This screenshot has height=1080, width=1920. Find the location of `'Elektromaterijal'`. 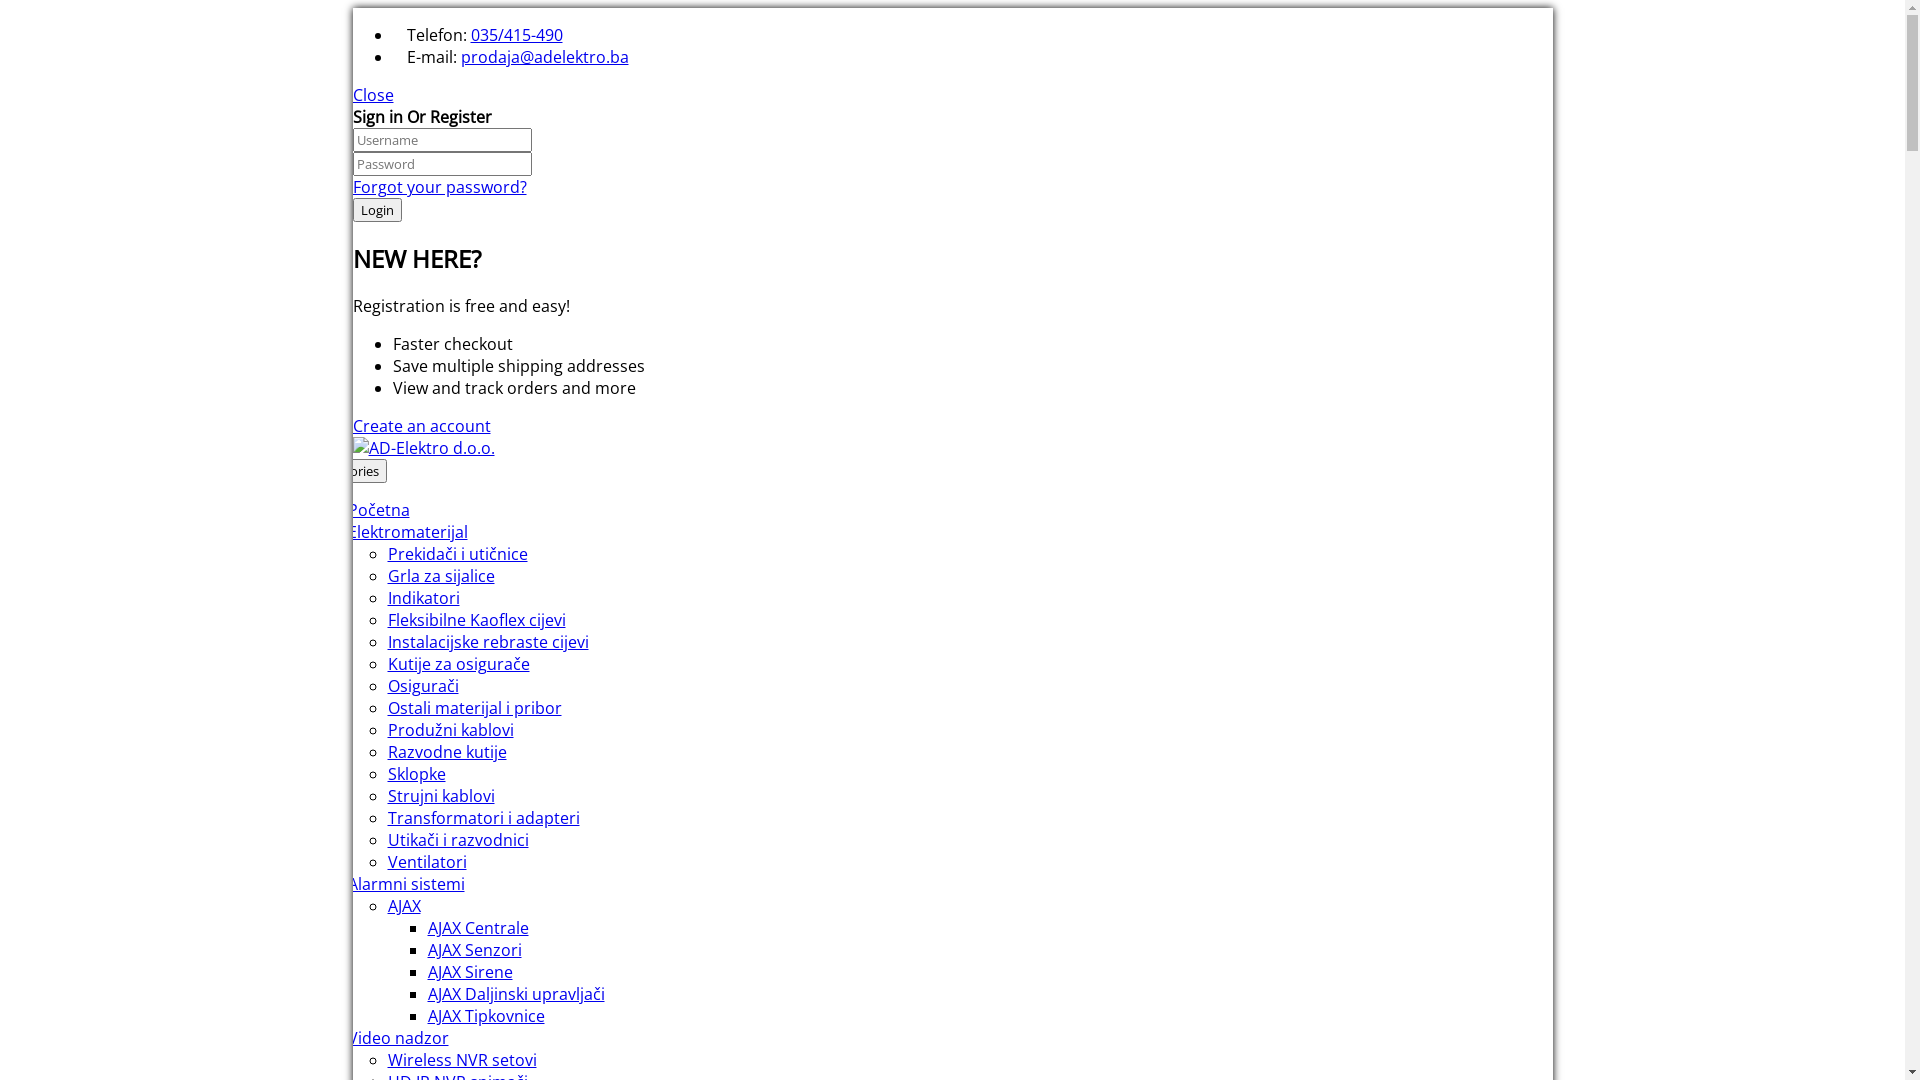

'Elektromaterijal' is located at coordinates (407, 531).